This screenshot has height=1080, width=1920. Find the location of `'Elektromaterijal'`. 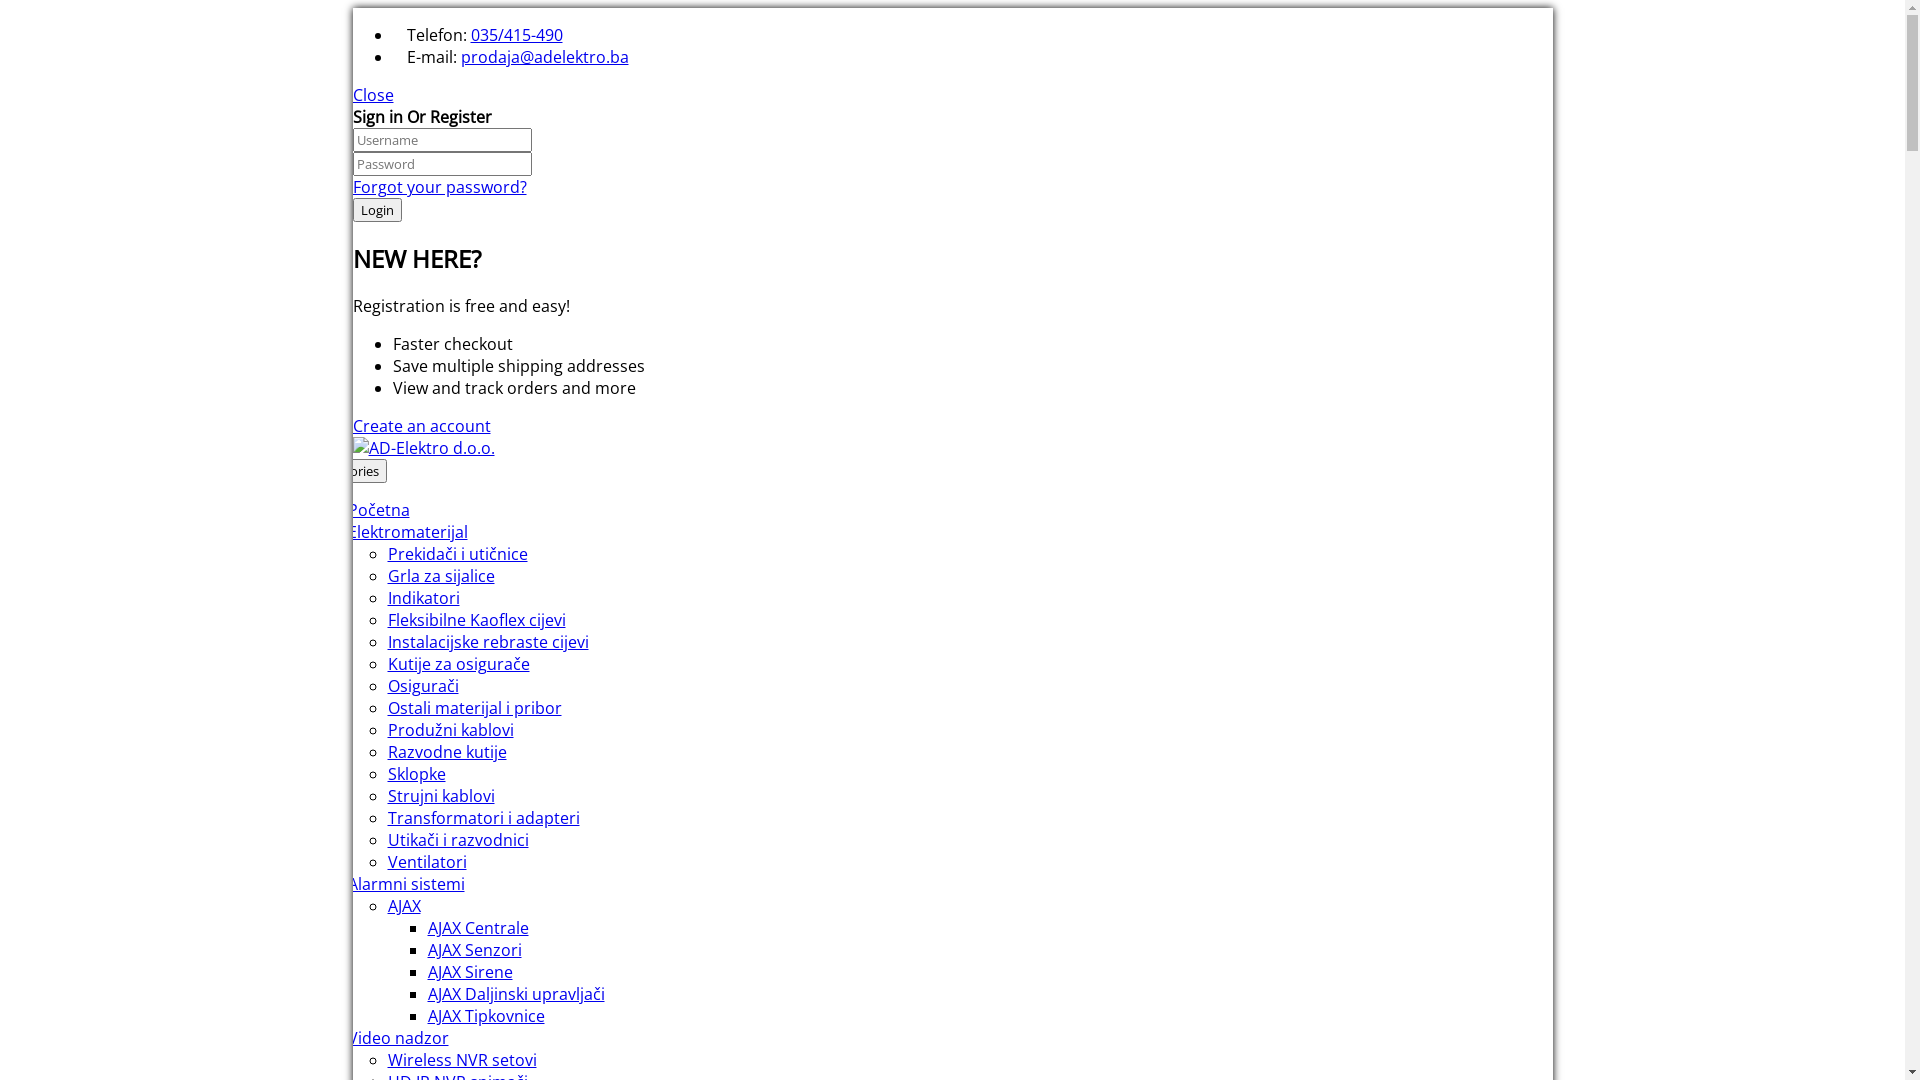

'Elektromaterijal' is located at coordinates (407, 531).